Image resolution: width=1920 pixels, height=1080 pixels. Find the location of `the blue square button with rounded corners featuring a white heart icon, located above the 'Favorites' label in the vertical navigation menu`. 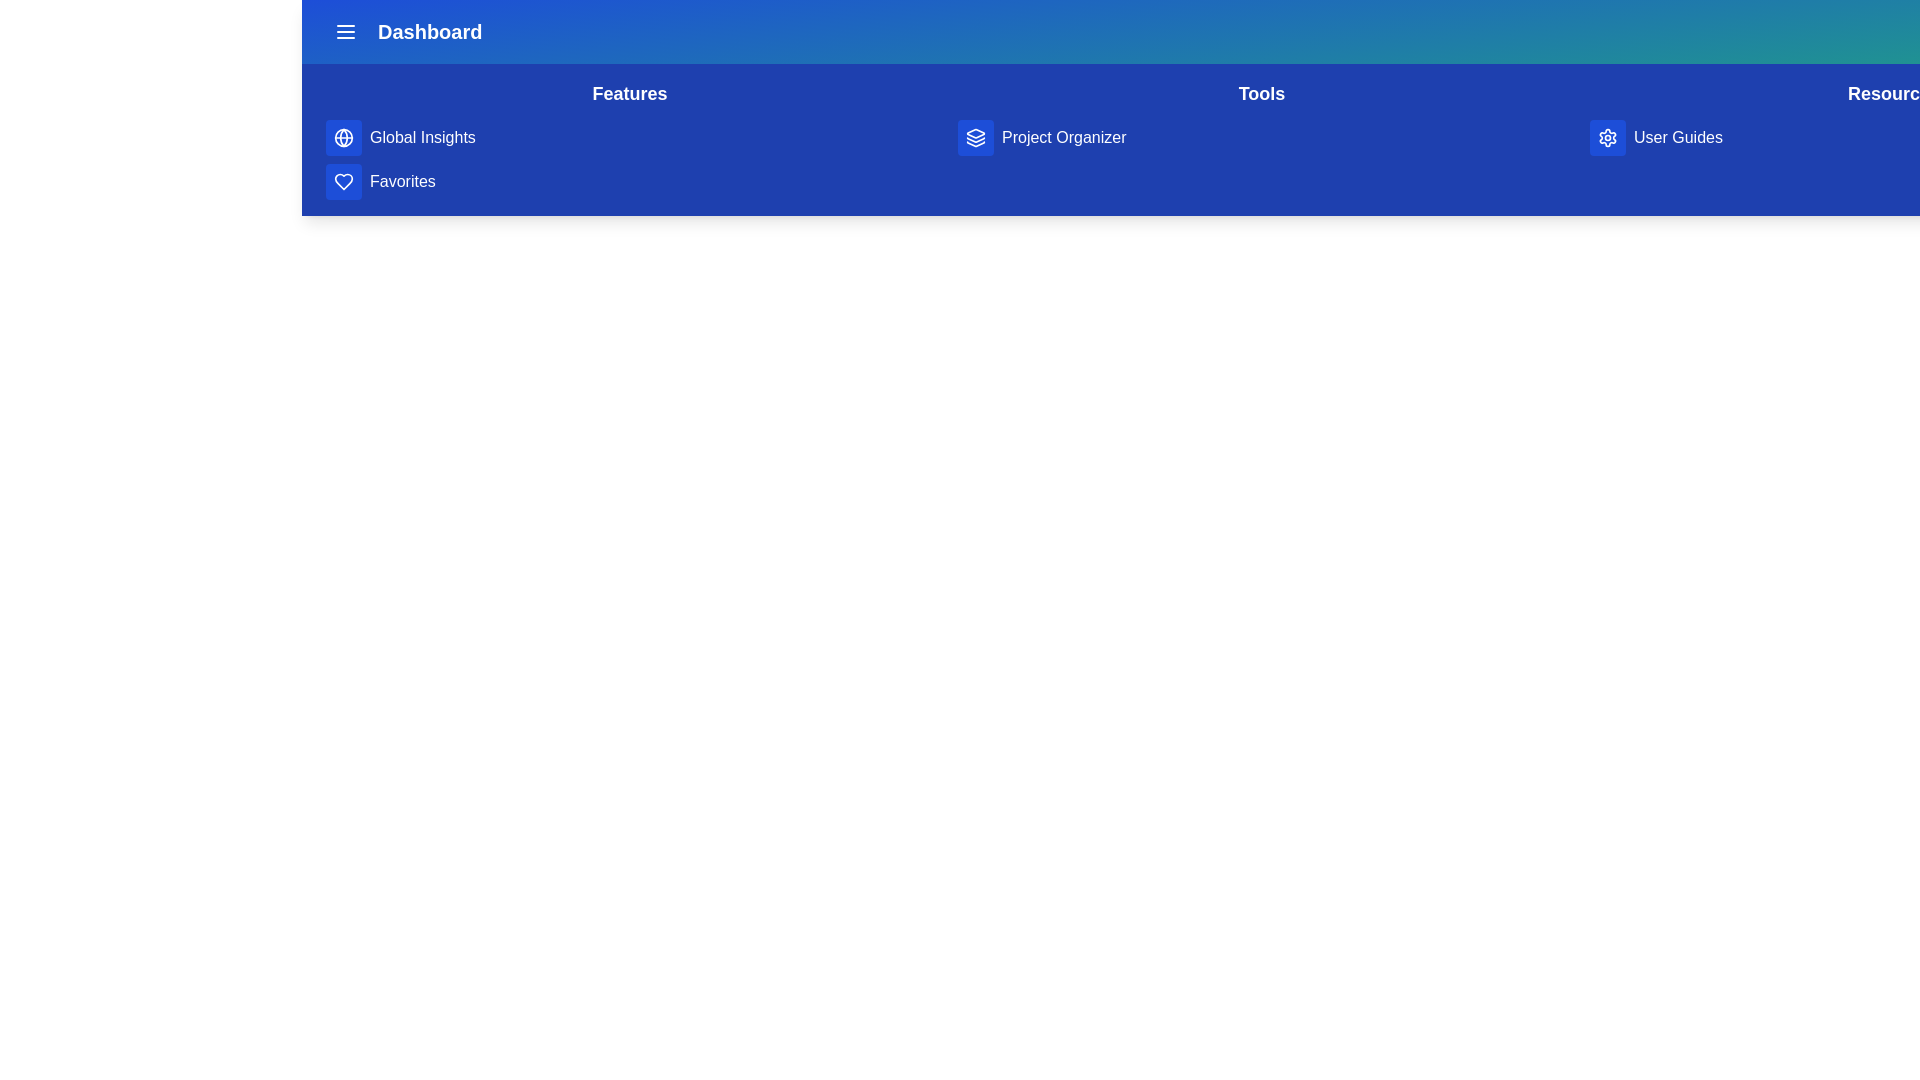

the blue square button with rounded corners featuring a white heart icon, located above the 'Favorites' label in the vertical navigation menu is located at coordinates (344, 181).